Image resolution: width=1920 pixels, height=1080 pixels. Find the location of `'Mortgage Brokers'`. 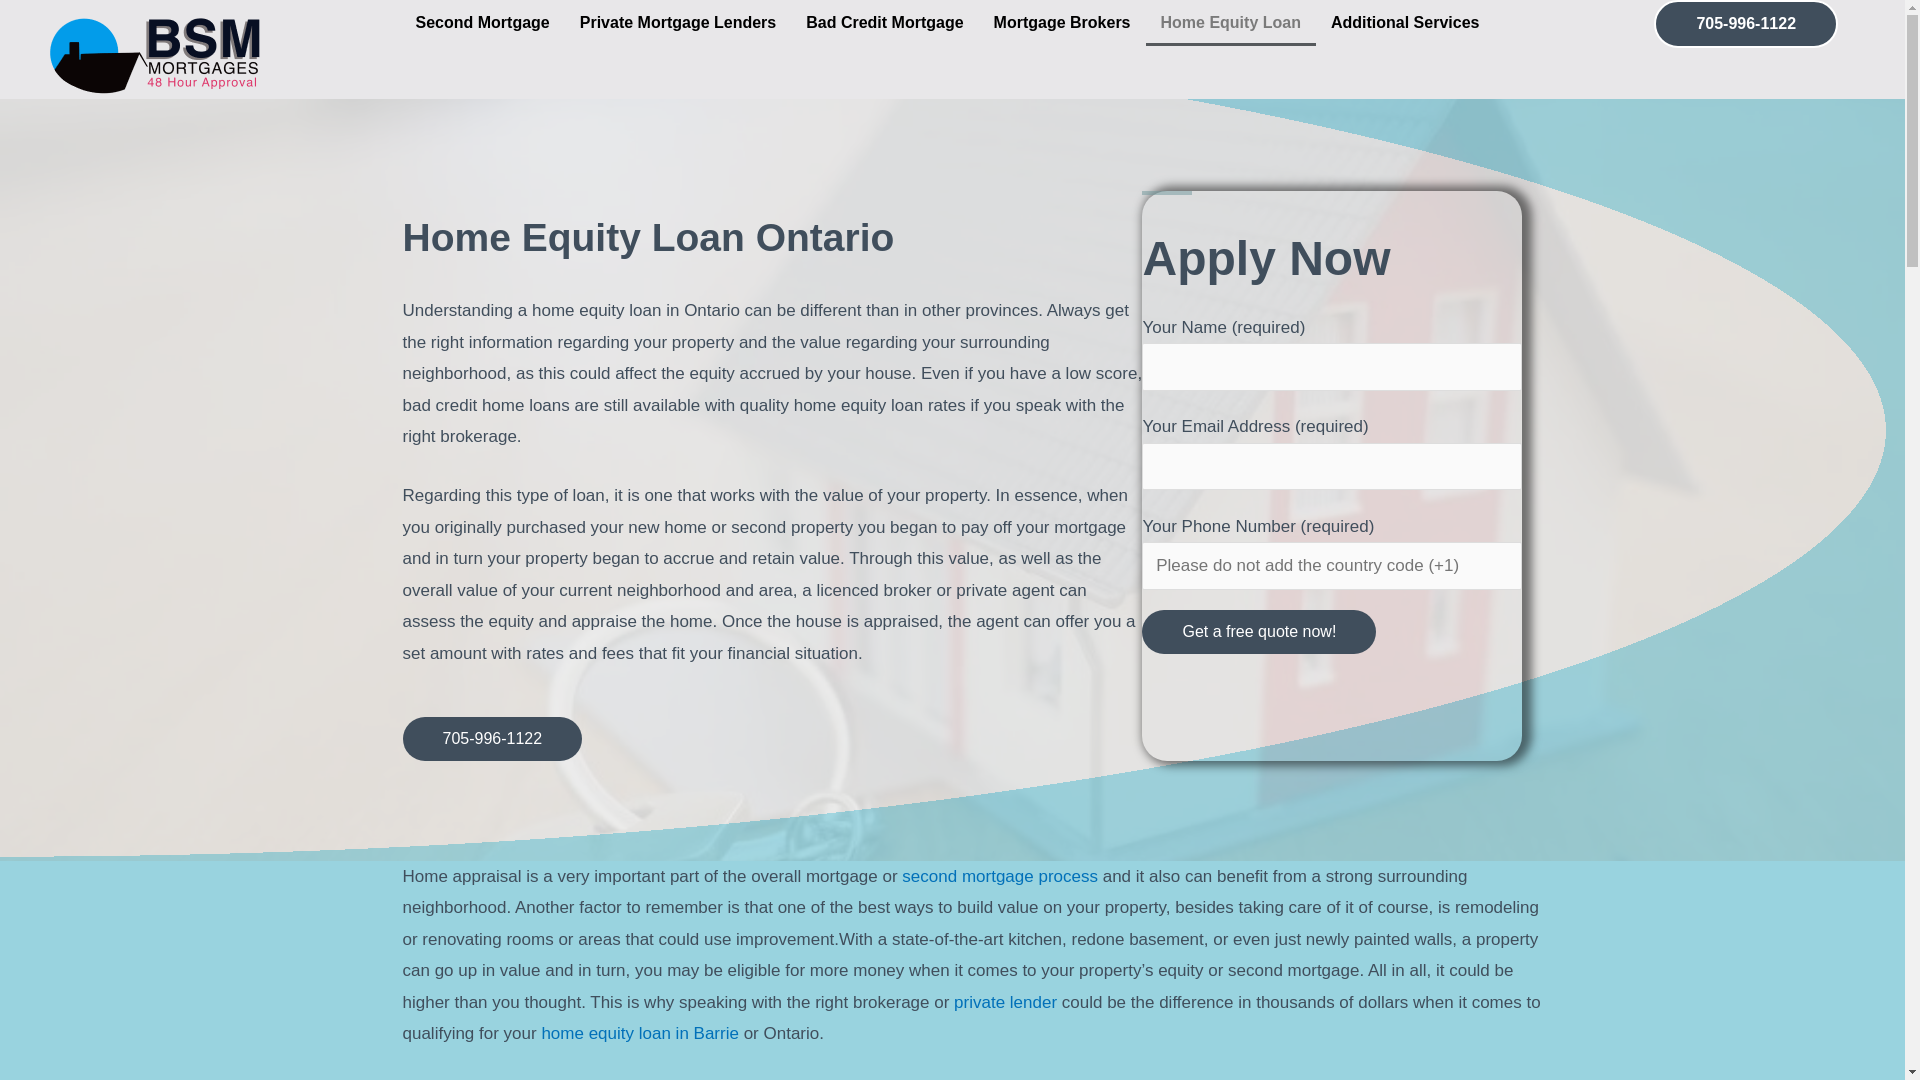

'Mortgage Brokers' is located at coordinates (1061, 23).